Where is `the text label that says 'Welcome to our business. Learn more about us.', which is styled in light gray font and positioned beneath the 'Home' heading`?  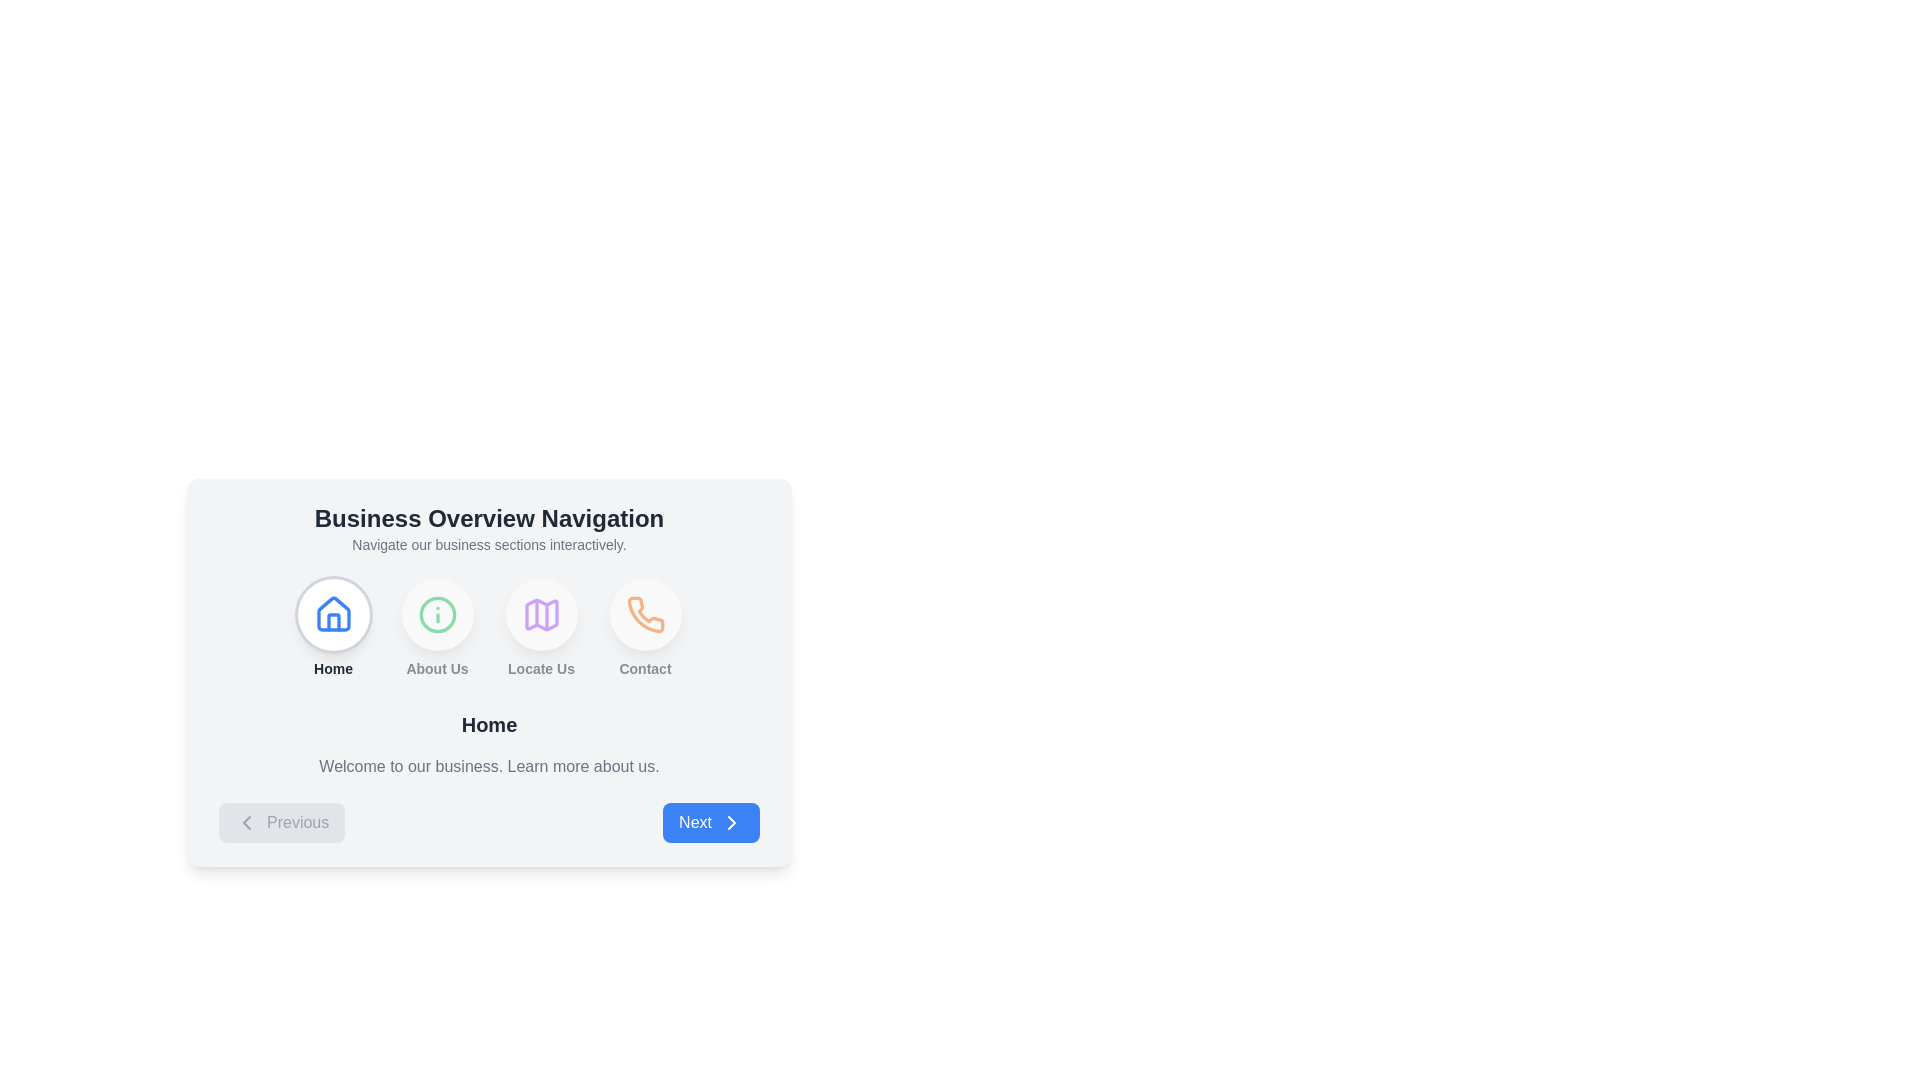 the text label that says 'Welcome to our business. Learn more about us.', which is styled in light gray font and positioned beneath the 'Home' heading is located at coordinates (489, 766).